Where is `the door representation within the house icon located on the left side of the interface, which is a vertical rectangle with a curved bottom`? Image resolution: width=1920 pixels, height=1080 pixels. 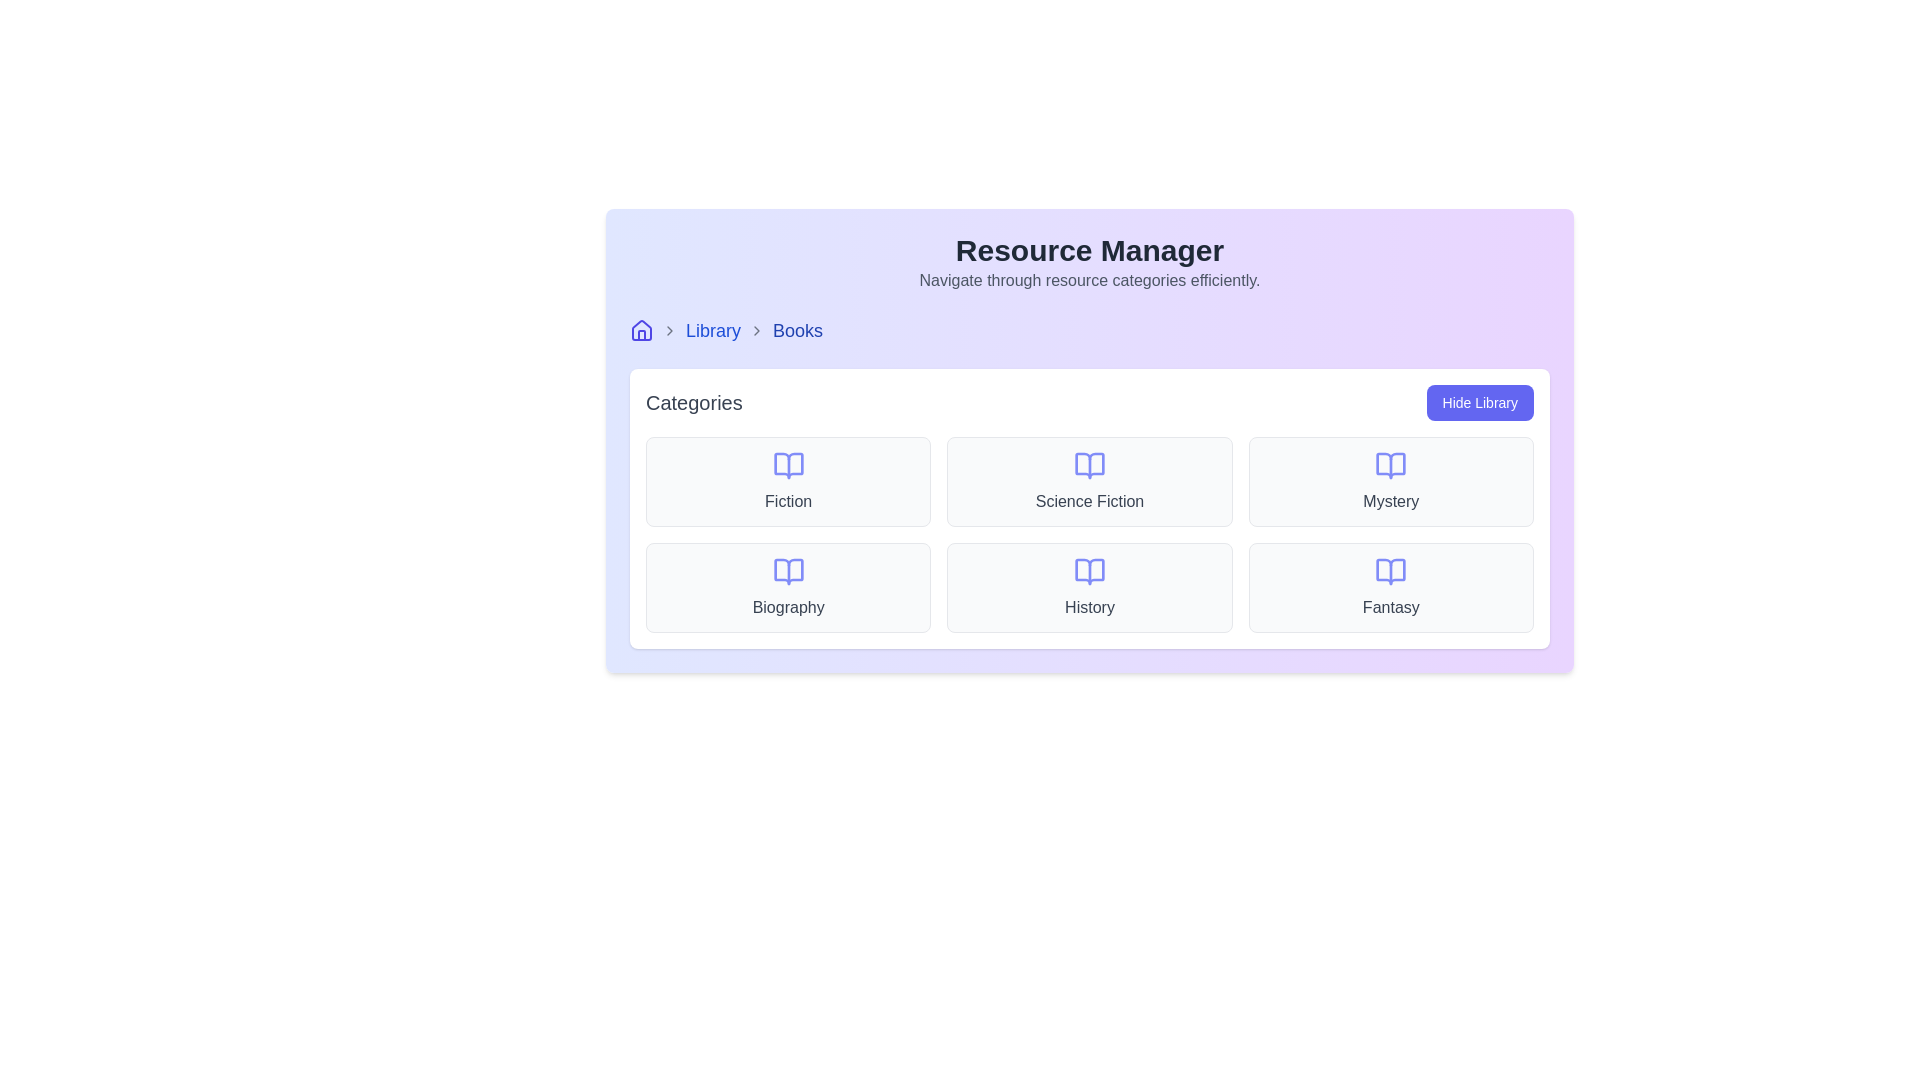
the door representation within the house icon located on the left side of the interface, which is a vertical rectangle with a curved bottom is located at coordinates (642, 334).